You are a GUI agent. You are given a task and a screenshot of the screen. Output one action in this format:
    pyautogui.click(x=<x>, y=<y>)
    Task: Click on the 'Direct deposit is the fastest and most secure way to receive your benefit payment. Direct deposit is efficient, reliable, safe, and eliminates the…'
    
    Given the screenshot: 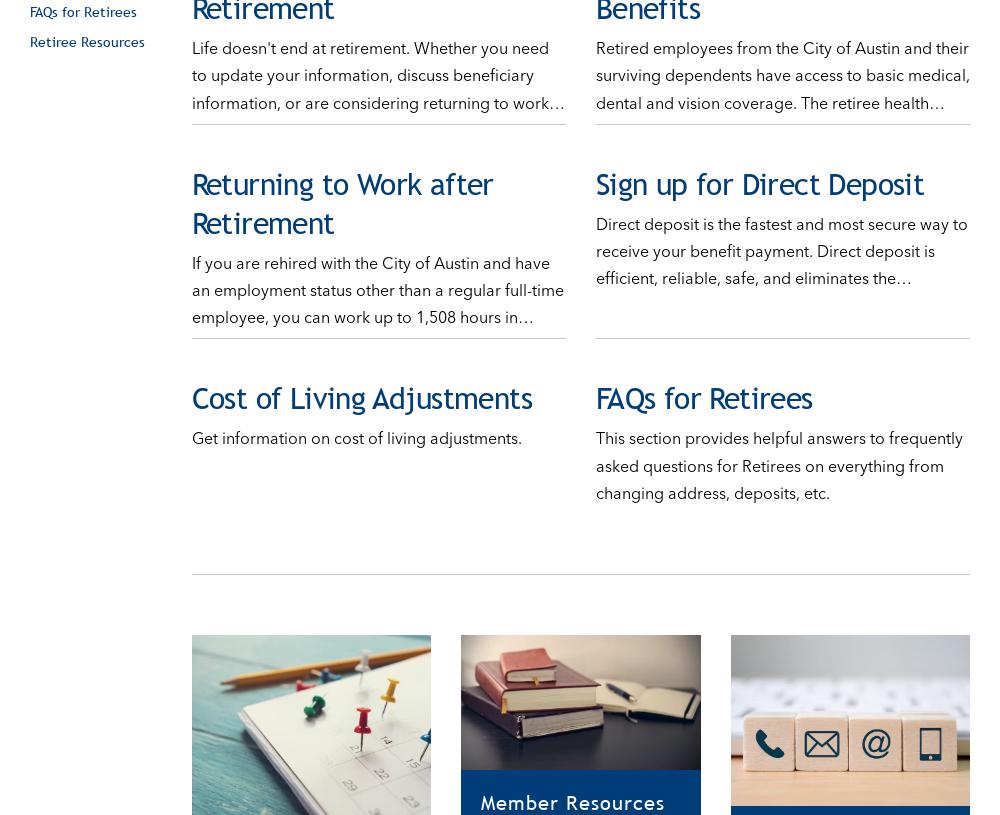 What is the action you would take?
    pyautogui.click(x=781, y=230)
    